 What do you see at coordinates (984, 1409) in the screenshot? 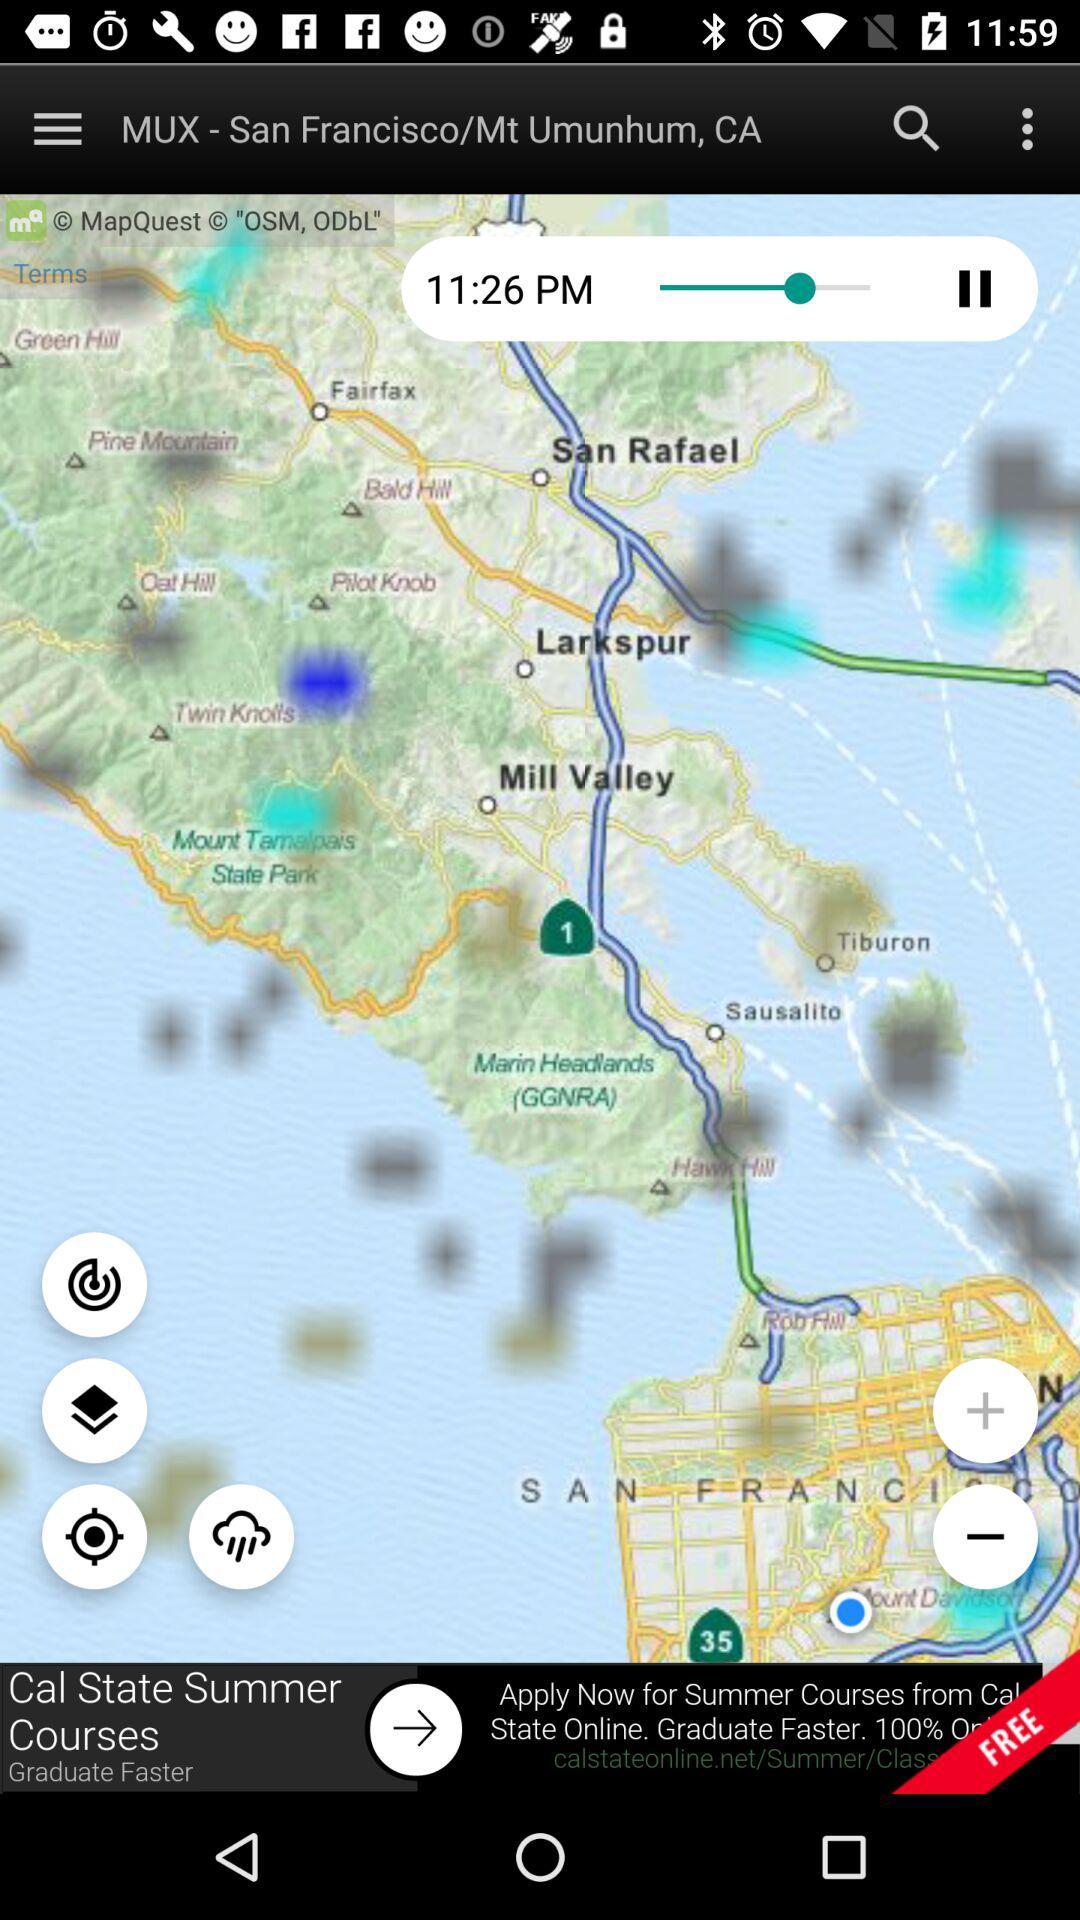
I see `zoom in` at bounding box center [984, 1409].